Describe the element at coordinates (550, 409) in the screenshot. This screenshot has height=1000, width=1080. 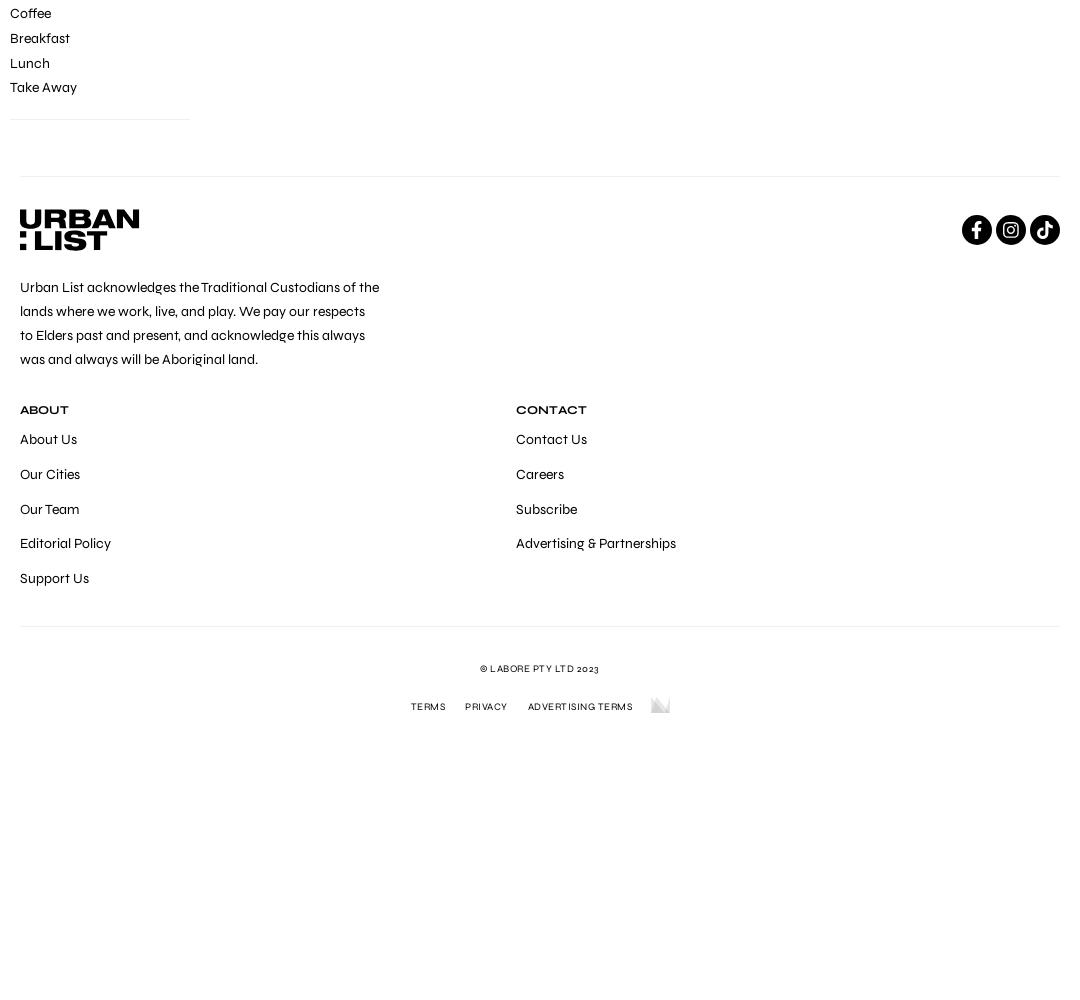
I see `'Contact'` at that location.